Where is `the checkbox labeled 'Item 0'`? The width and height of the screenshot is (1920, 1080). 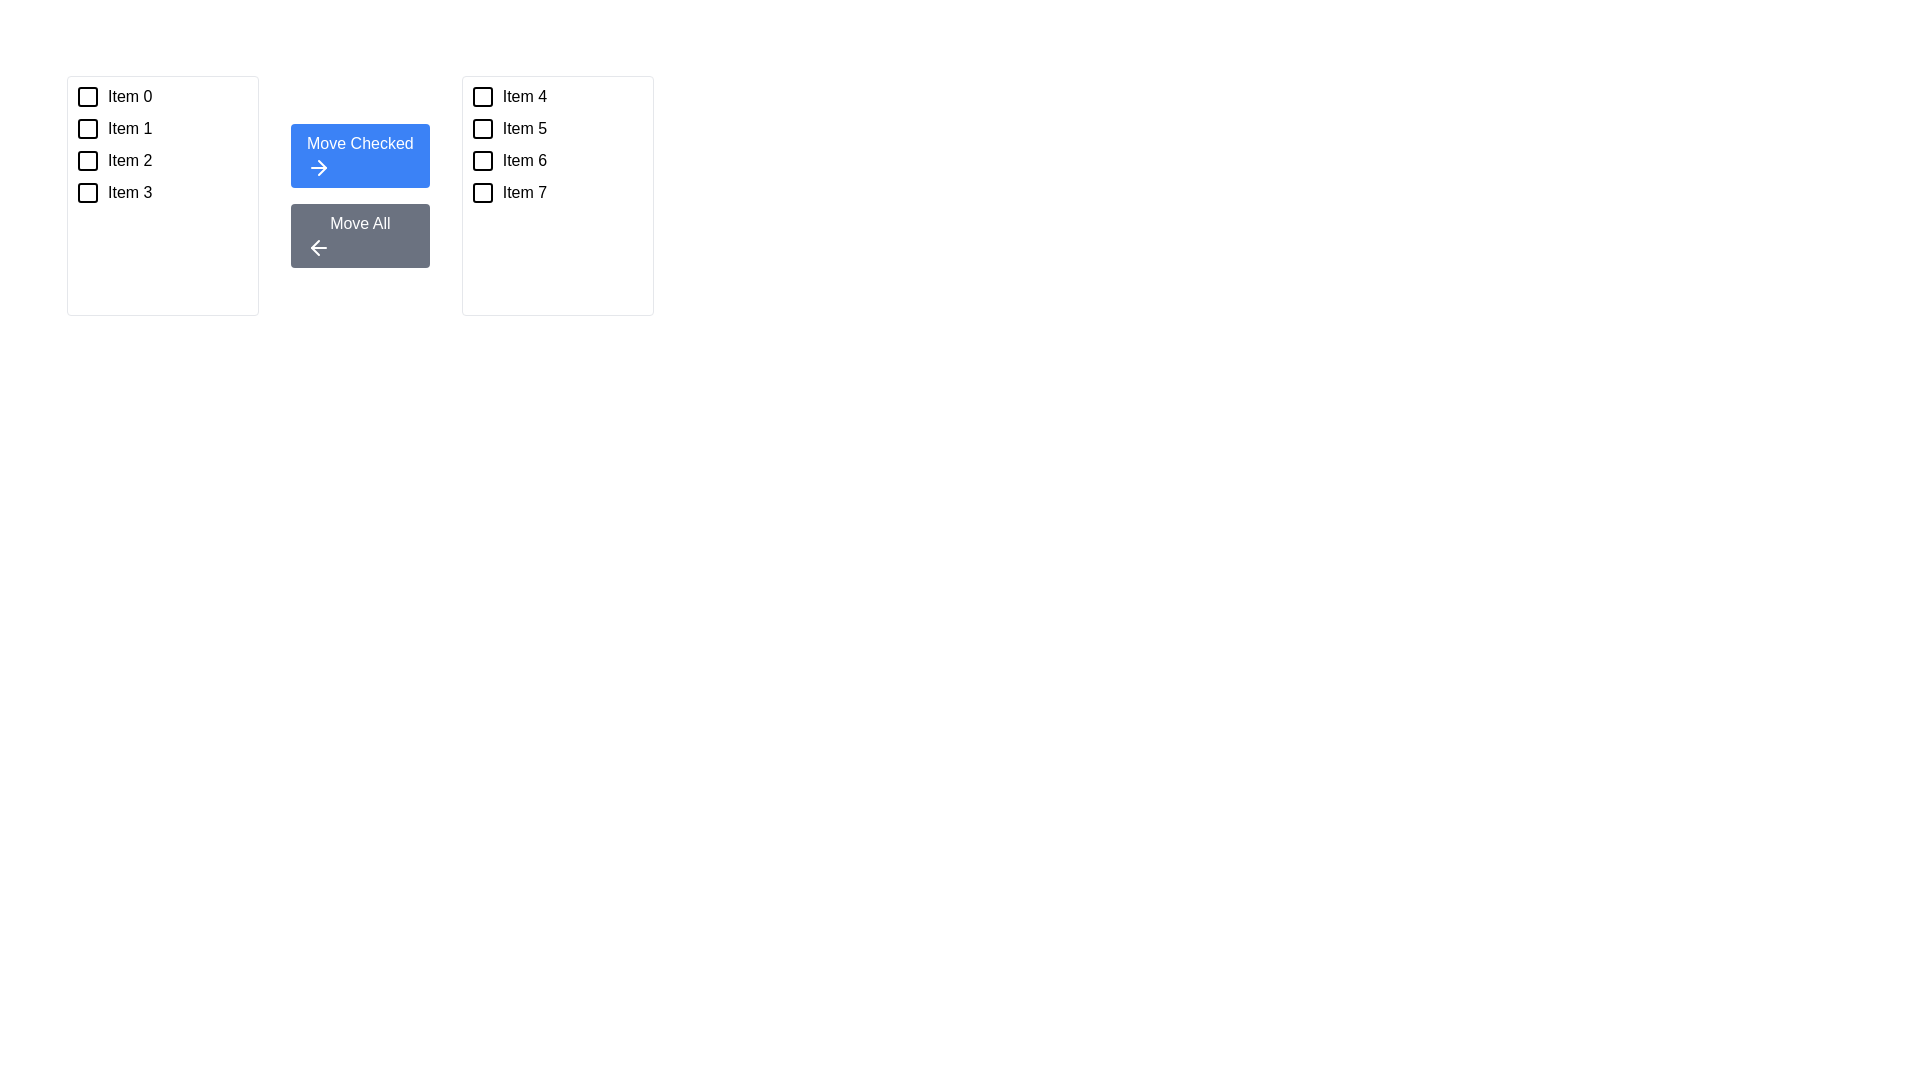
the checkbox labeled 'Item 0' is located at coordinates (163, 96).